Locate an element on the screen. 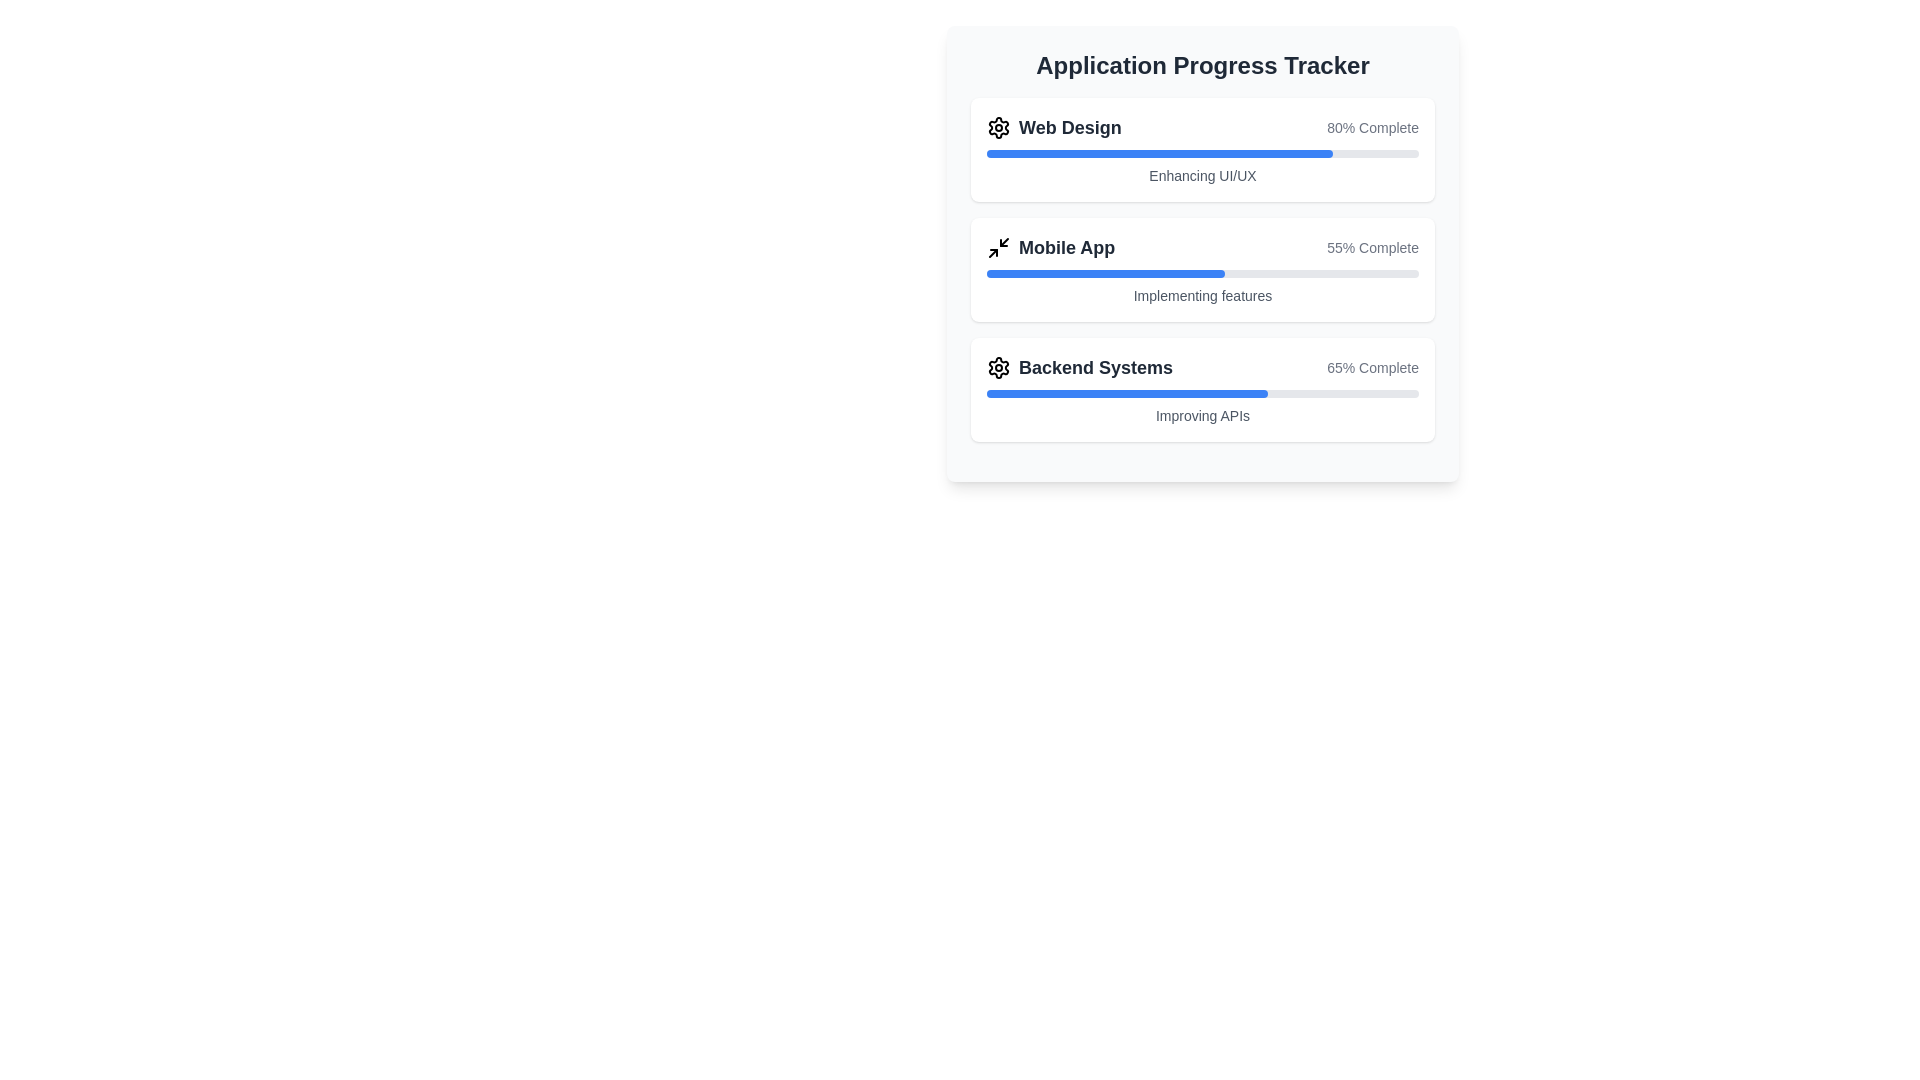  text label that indicates 'Backend Systems', which is the third entry in the Application Progress Tracker list, located to the right of the settings gear icon is located at coordinates (1095, 367).